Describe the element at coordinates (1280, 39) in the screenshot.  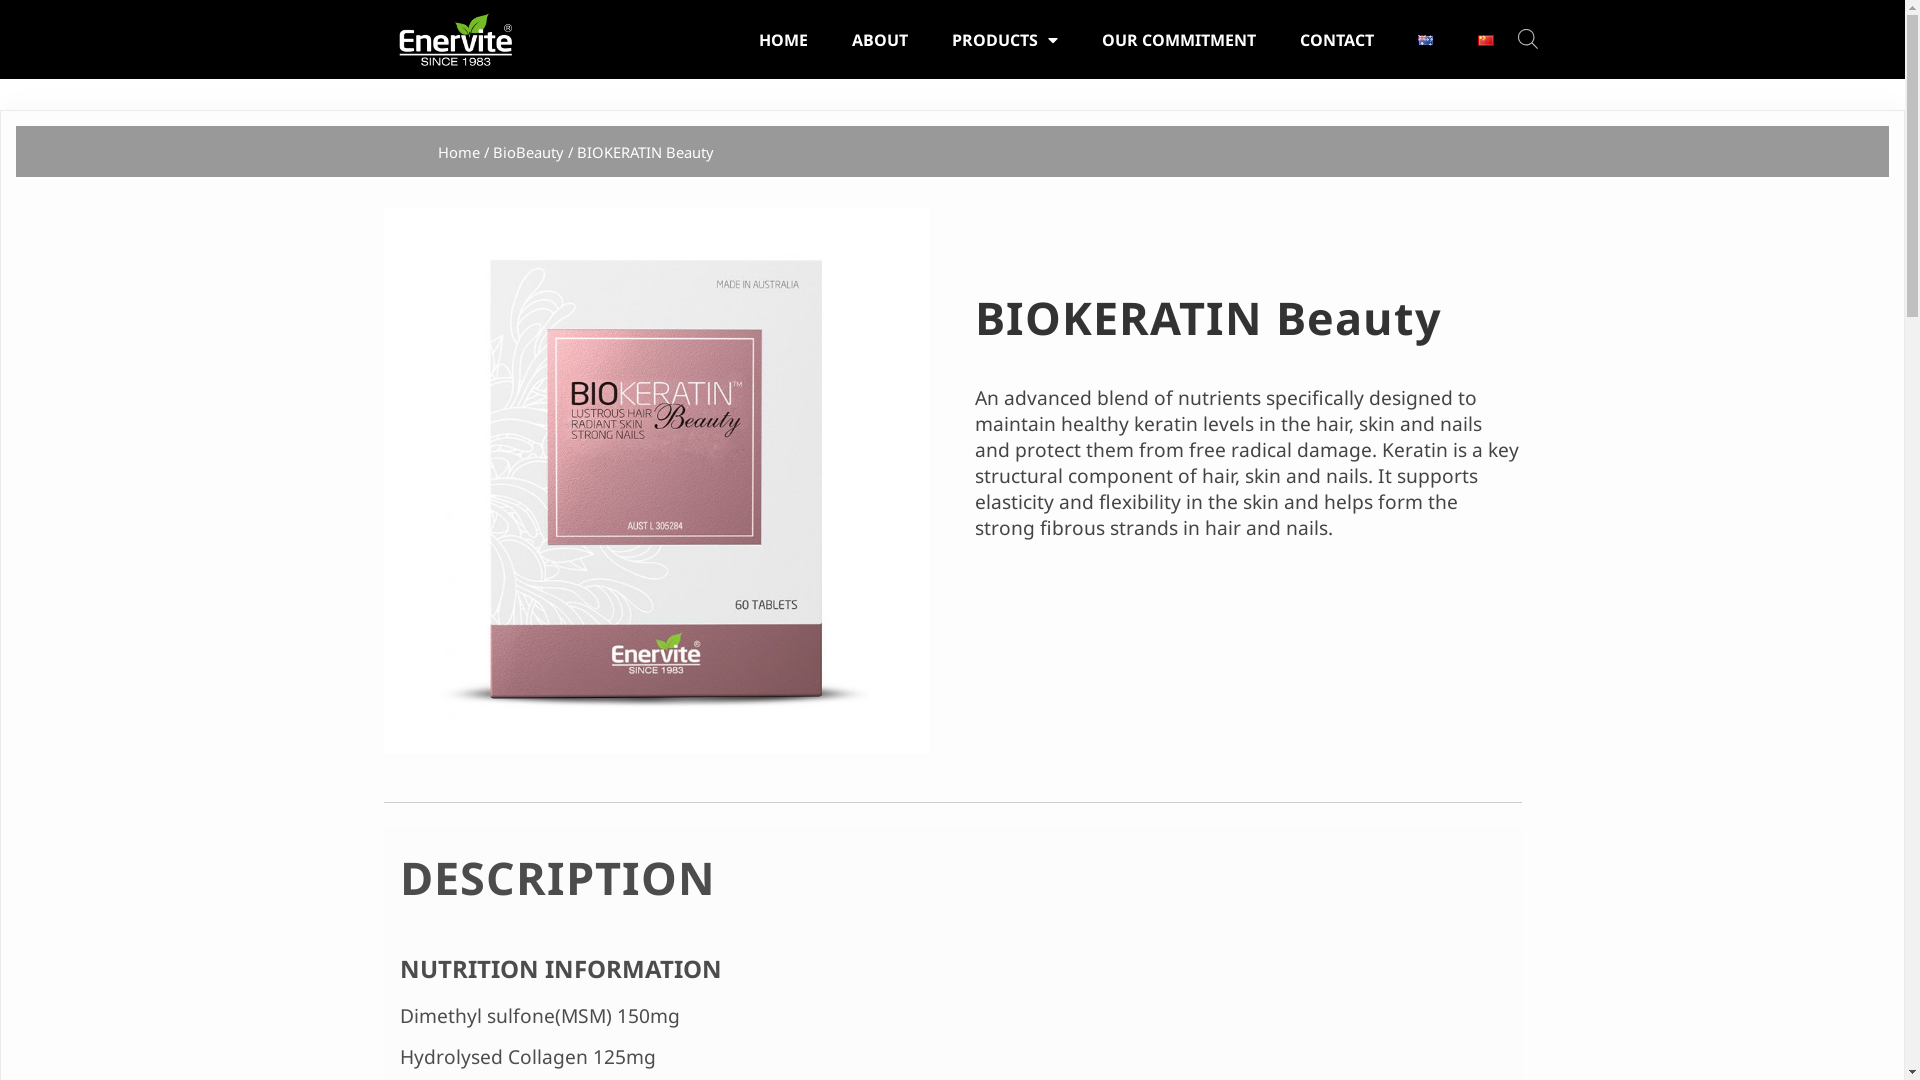
I see `'CONTACT'` at that location.